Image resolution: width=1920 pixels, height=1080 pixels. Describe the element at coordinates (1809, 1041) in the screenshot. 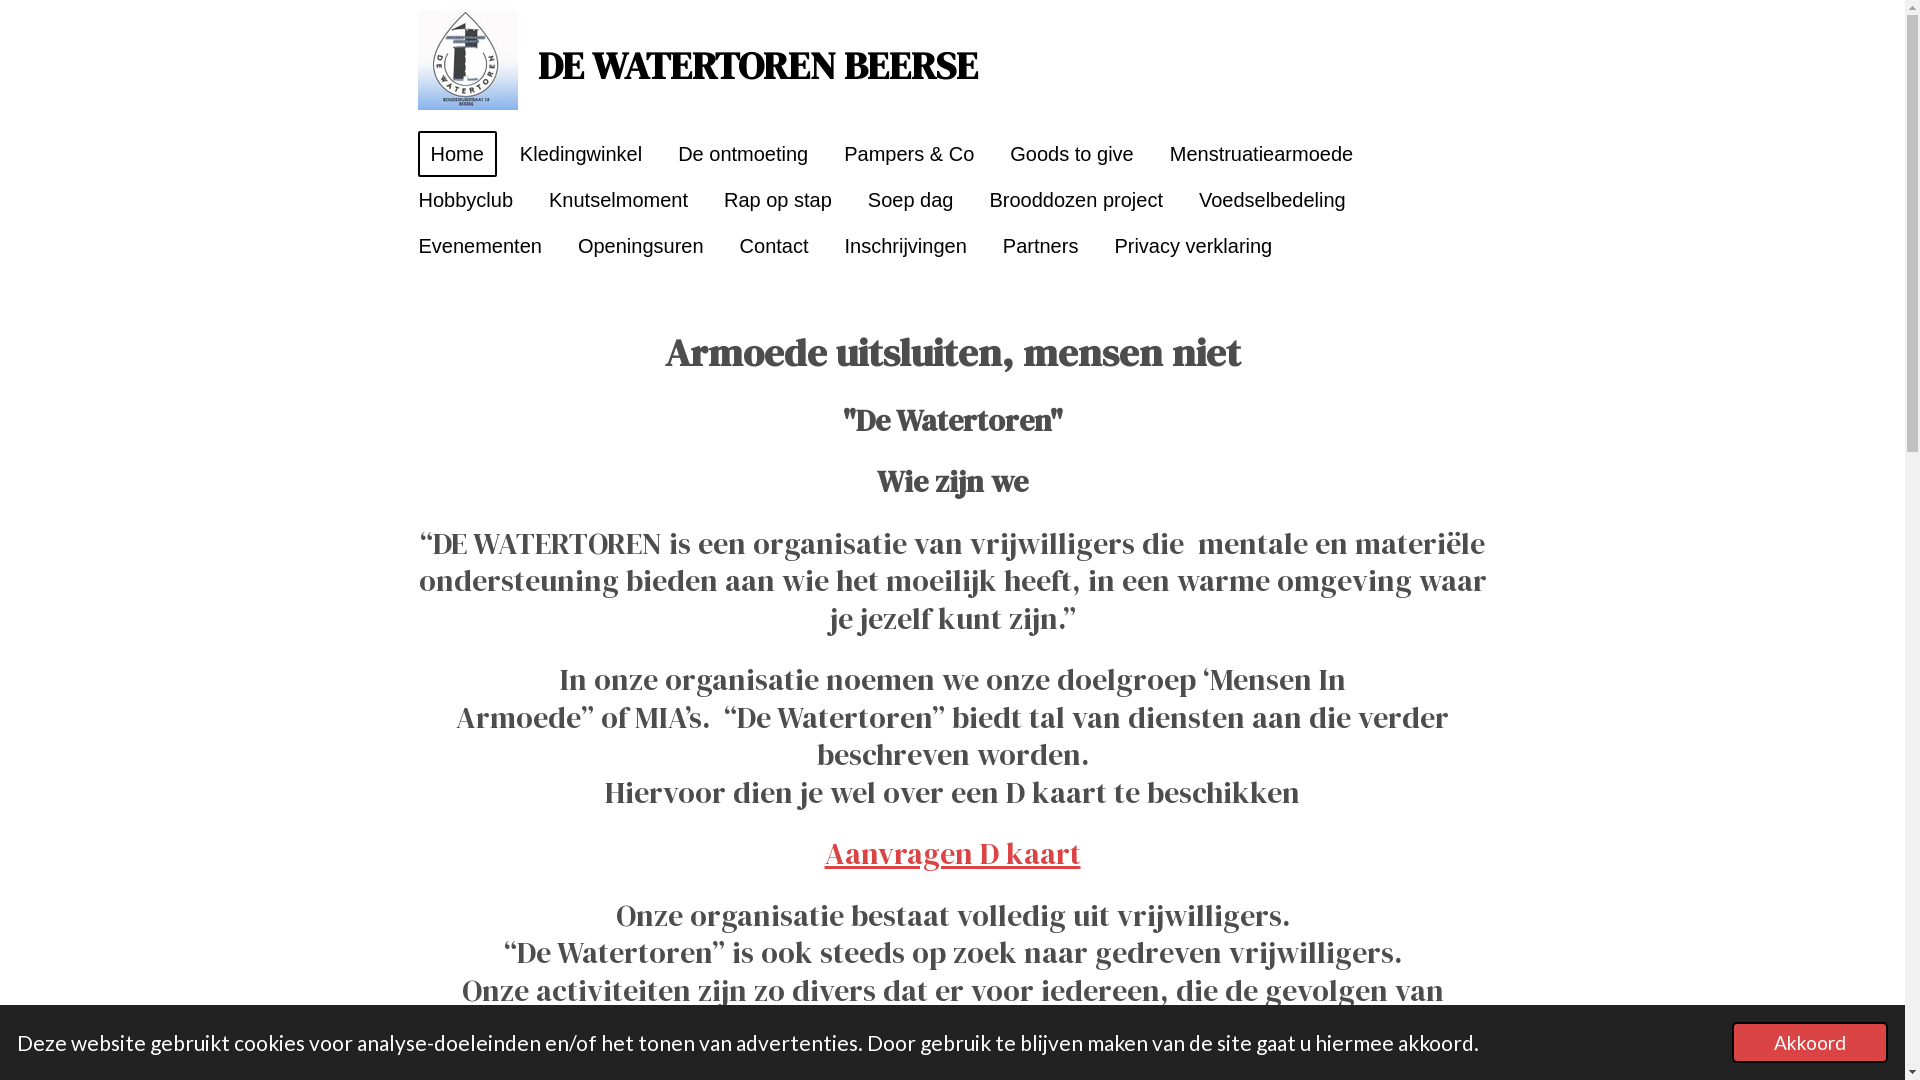

I see `'Akkoord'` at that location.